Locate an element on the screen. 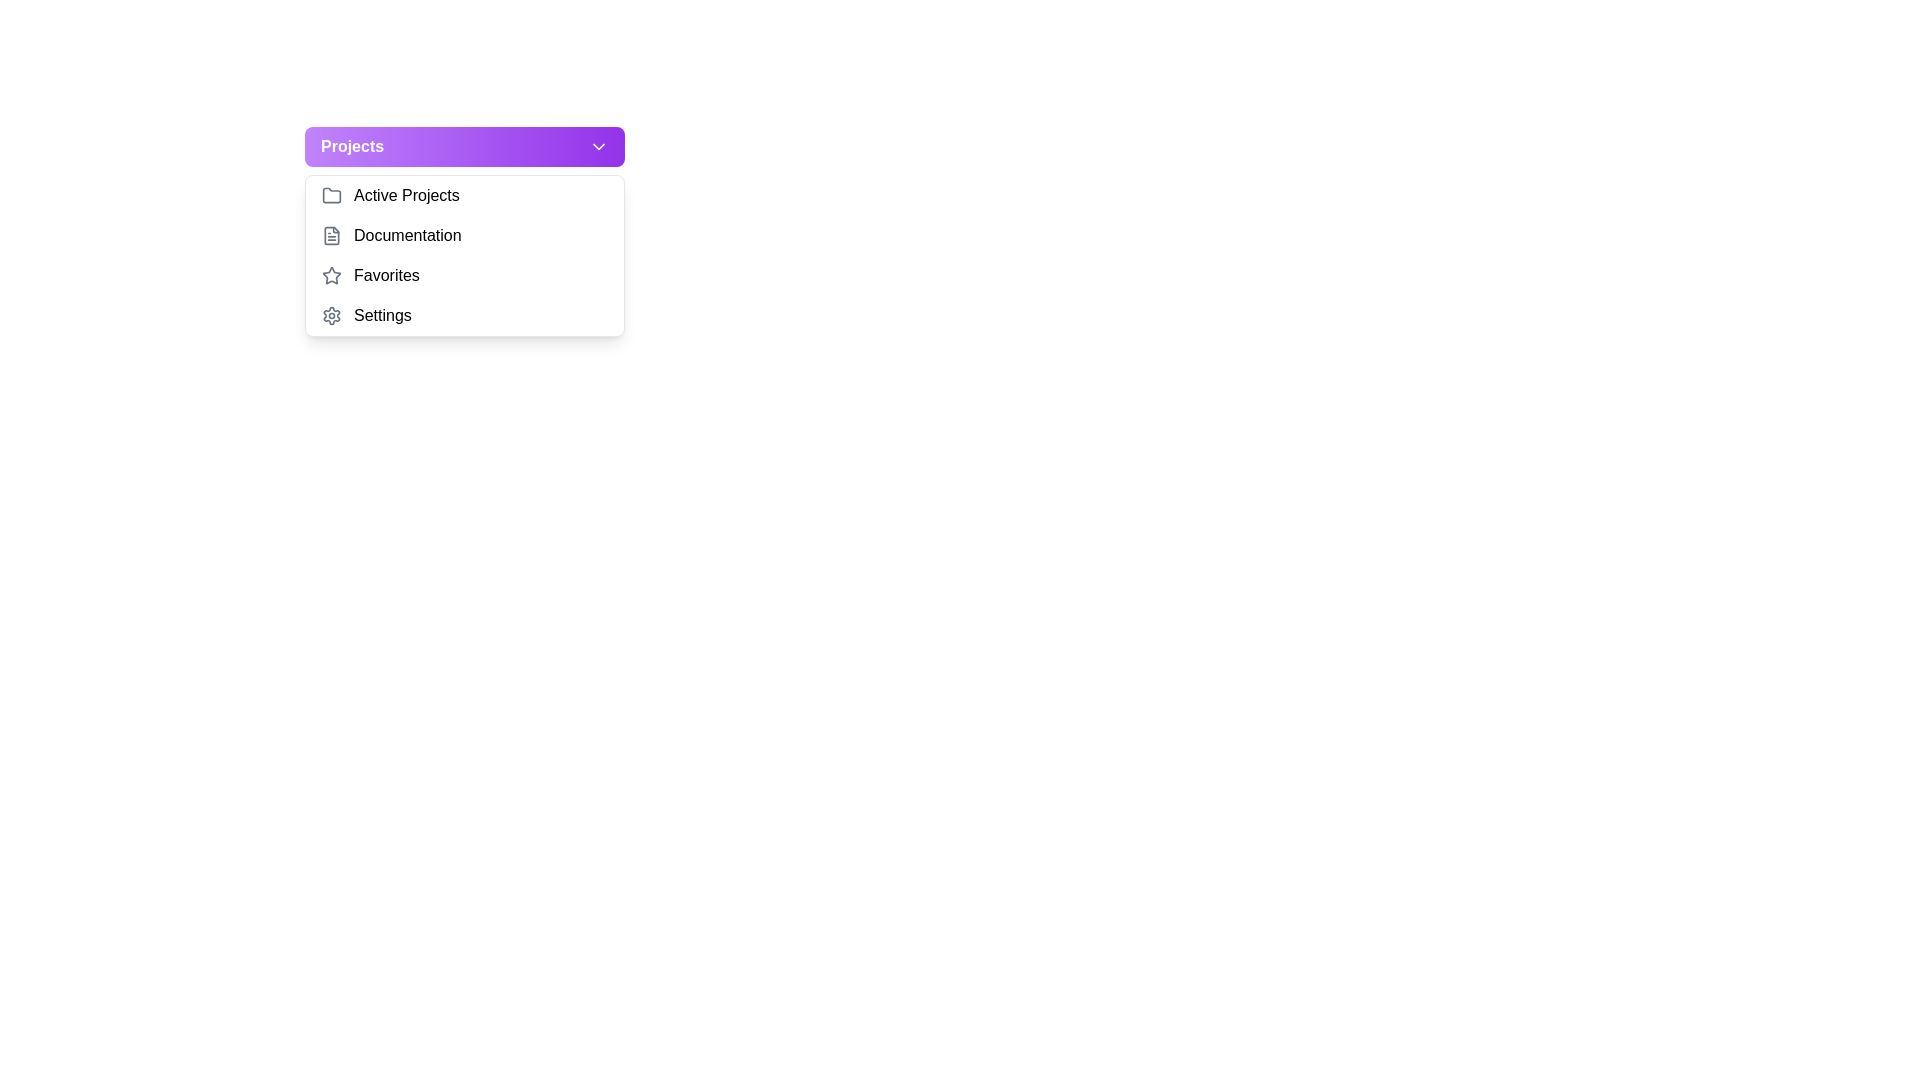 Image resolution: width=1920 pixels, height=1080 pixels. the folder-like icon within the dropdown list under the 'Documentation' label, which is represented as an SVG element is located at coordinates (331, 234).